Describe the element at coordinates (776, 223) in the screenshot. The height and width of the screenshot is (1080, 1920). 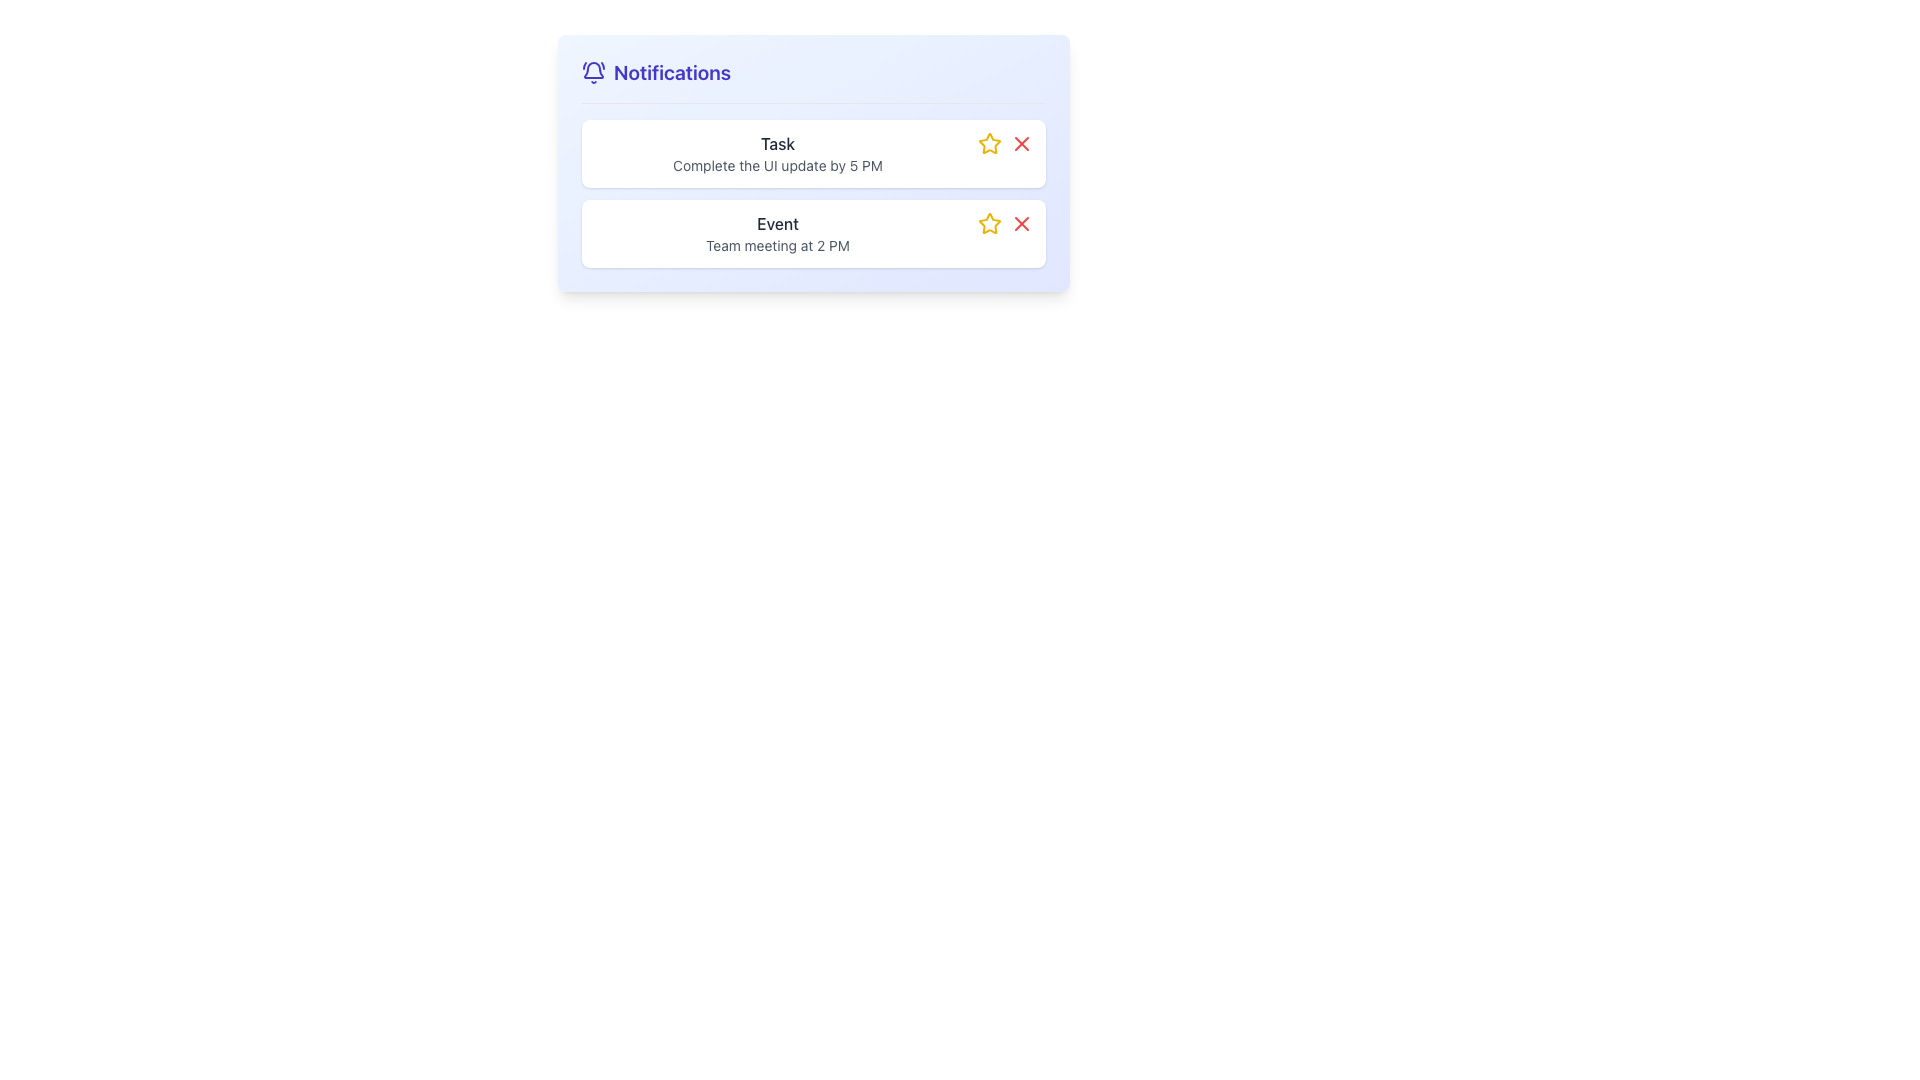
I see `the Static Text element displaying 'Event' within the second notification card, which is visually bolded and aligned to the left` at that location.